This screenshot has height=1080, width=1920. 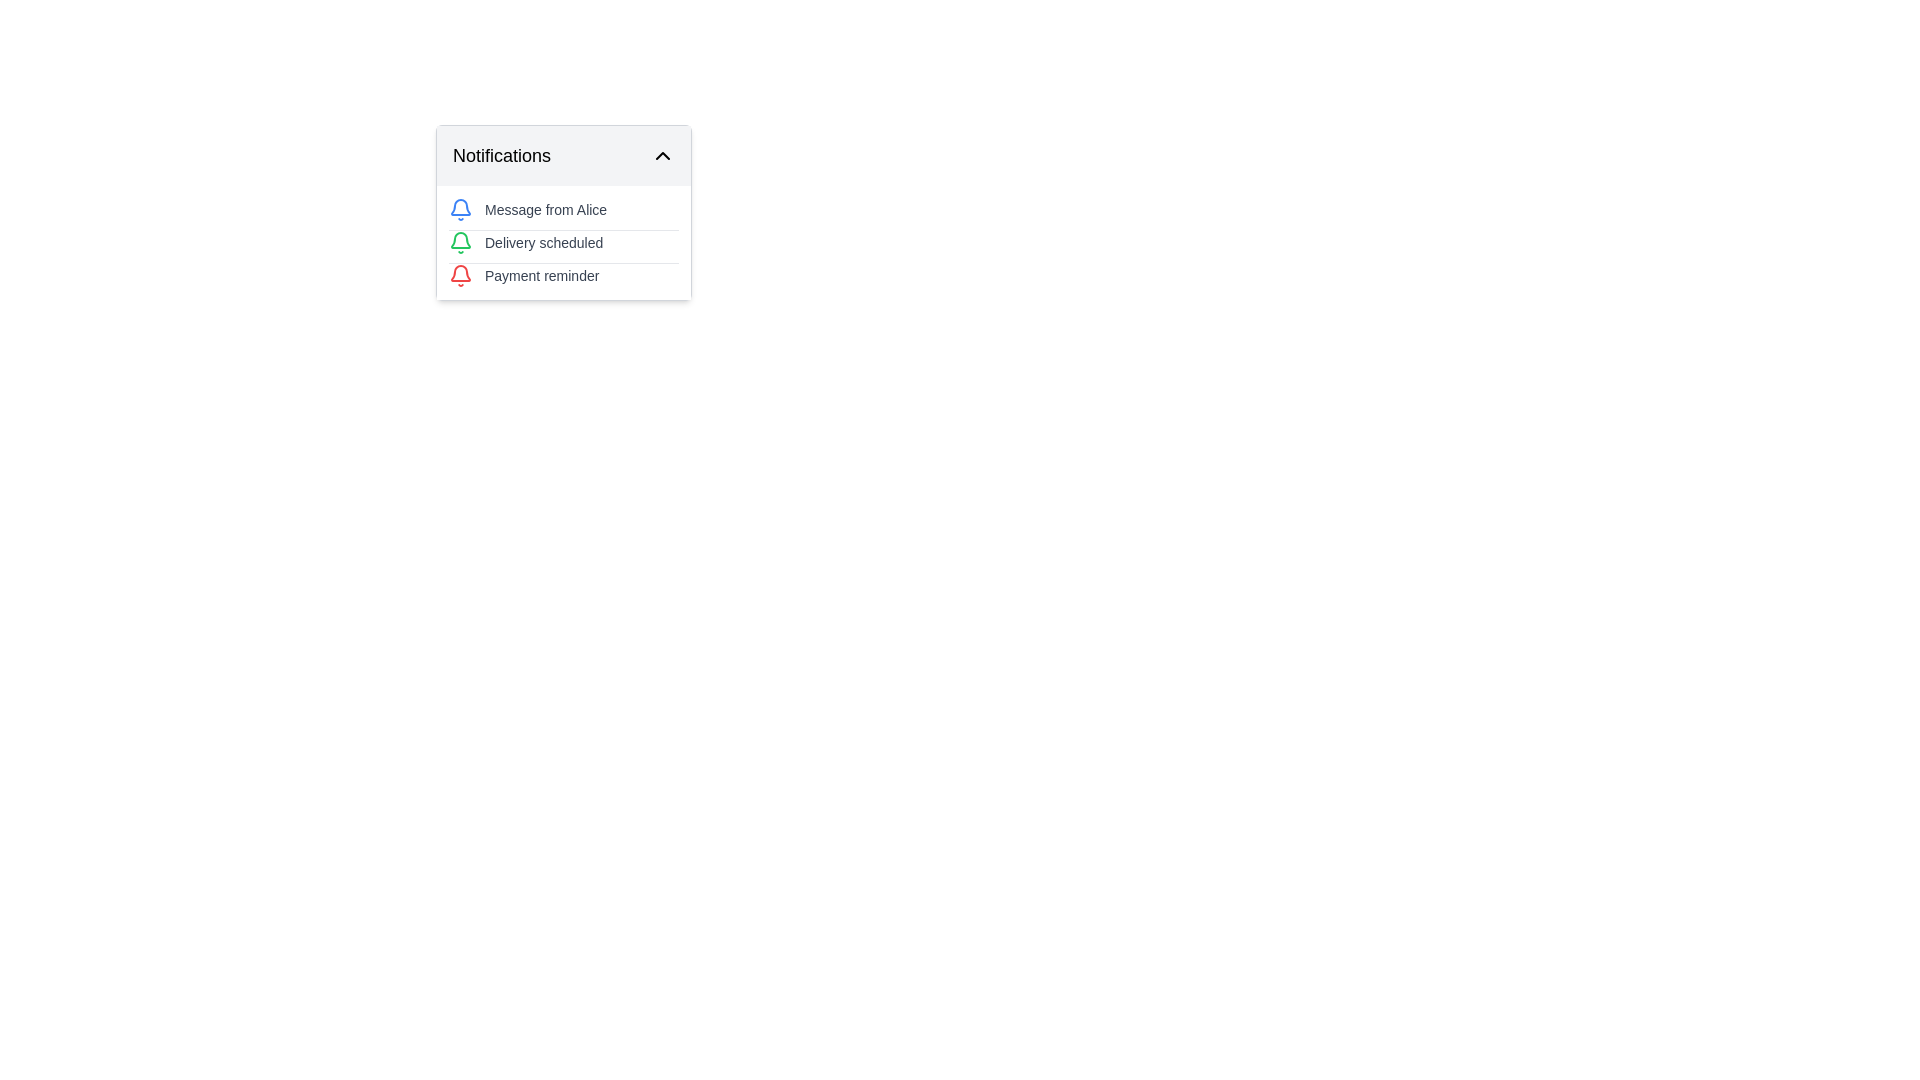 What do you see at coordinates (459, 276) in the screenshot?
I see `the reminder icon located to the left of the 'Payment reminder' text in the notifications dropdown box` at bounding box center [459, 276].